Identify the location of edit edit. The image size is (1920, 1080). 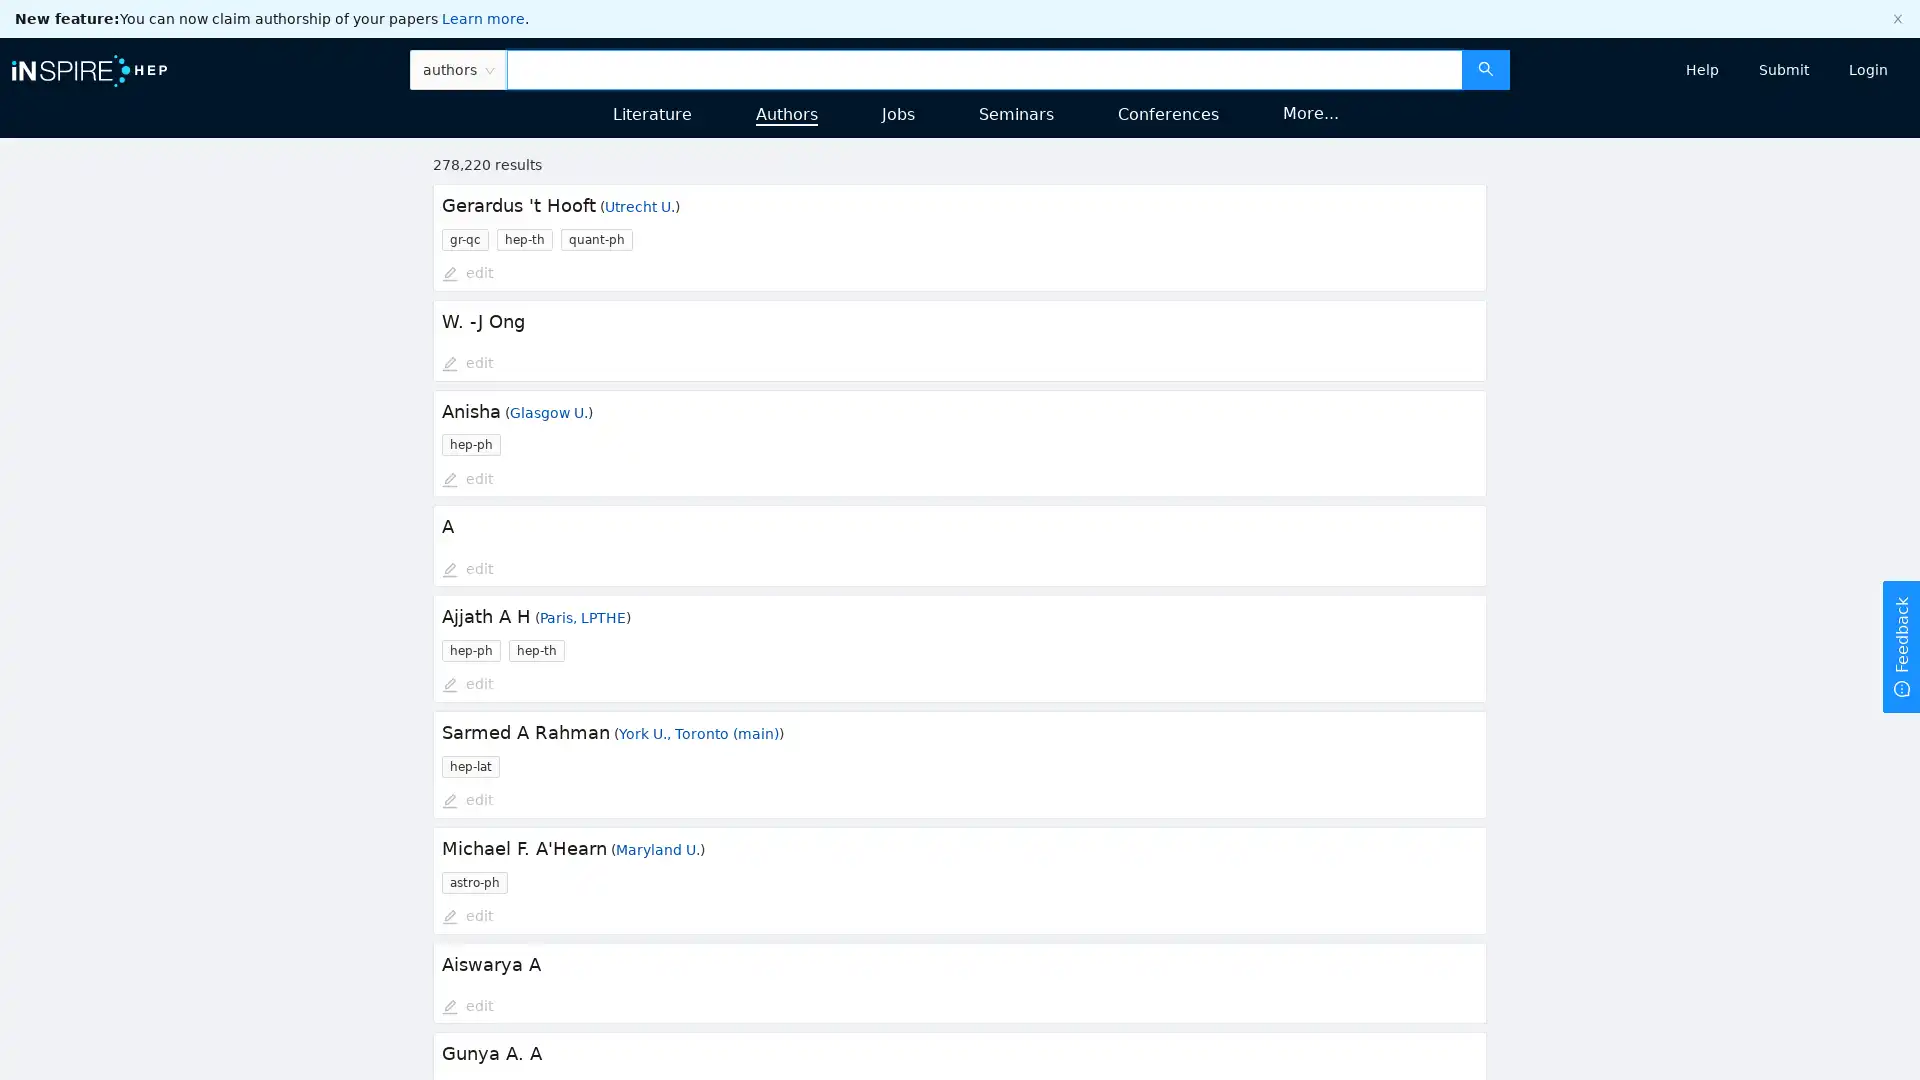
(466, 917).